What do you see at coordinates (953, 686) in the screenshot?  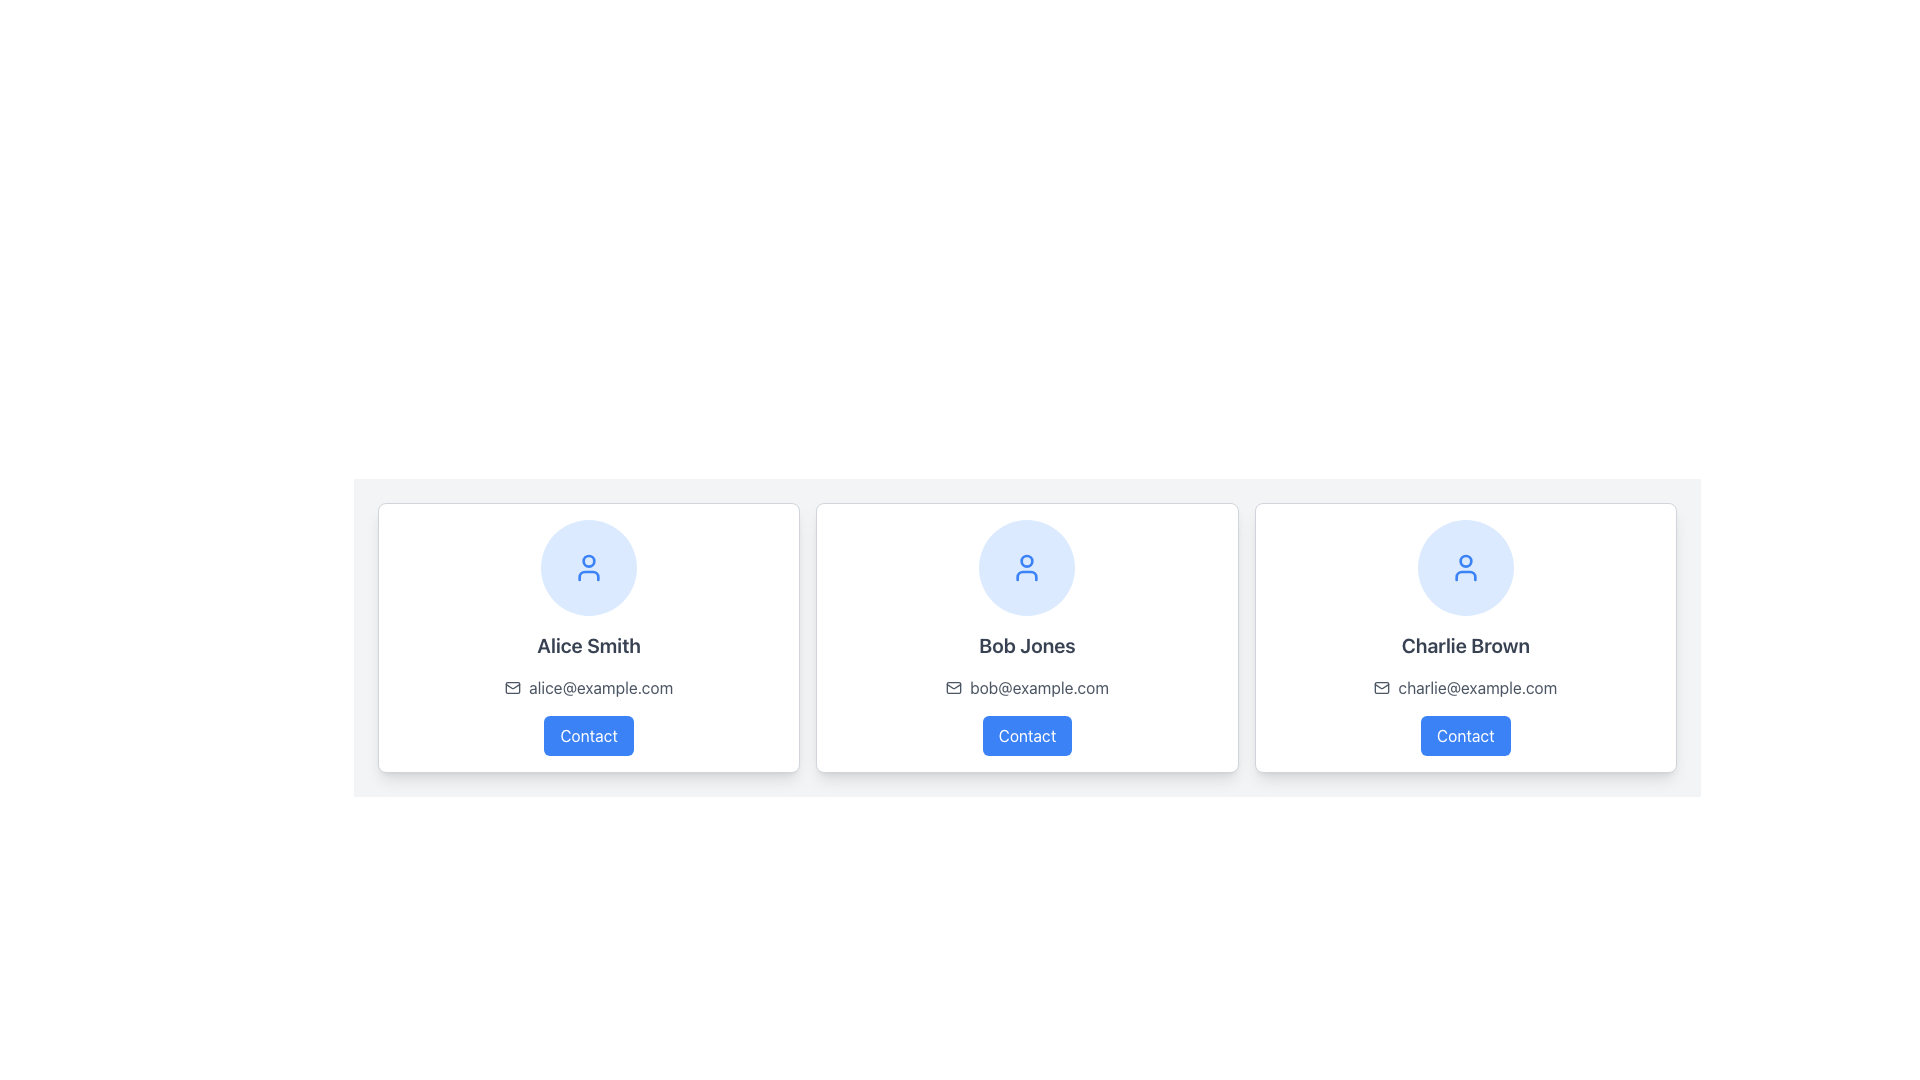 I see `the email icon located to the left of the email address 'bob@example.com' in the second card from the left` at bounding box center [953, 686].